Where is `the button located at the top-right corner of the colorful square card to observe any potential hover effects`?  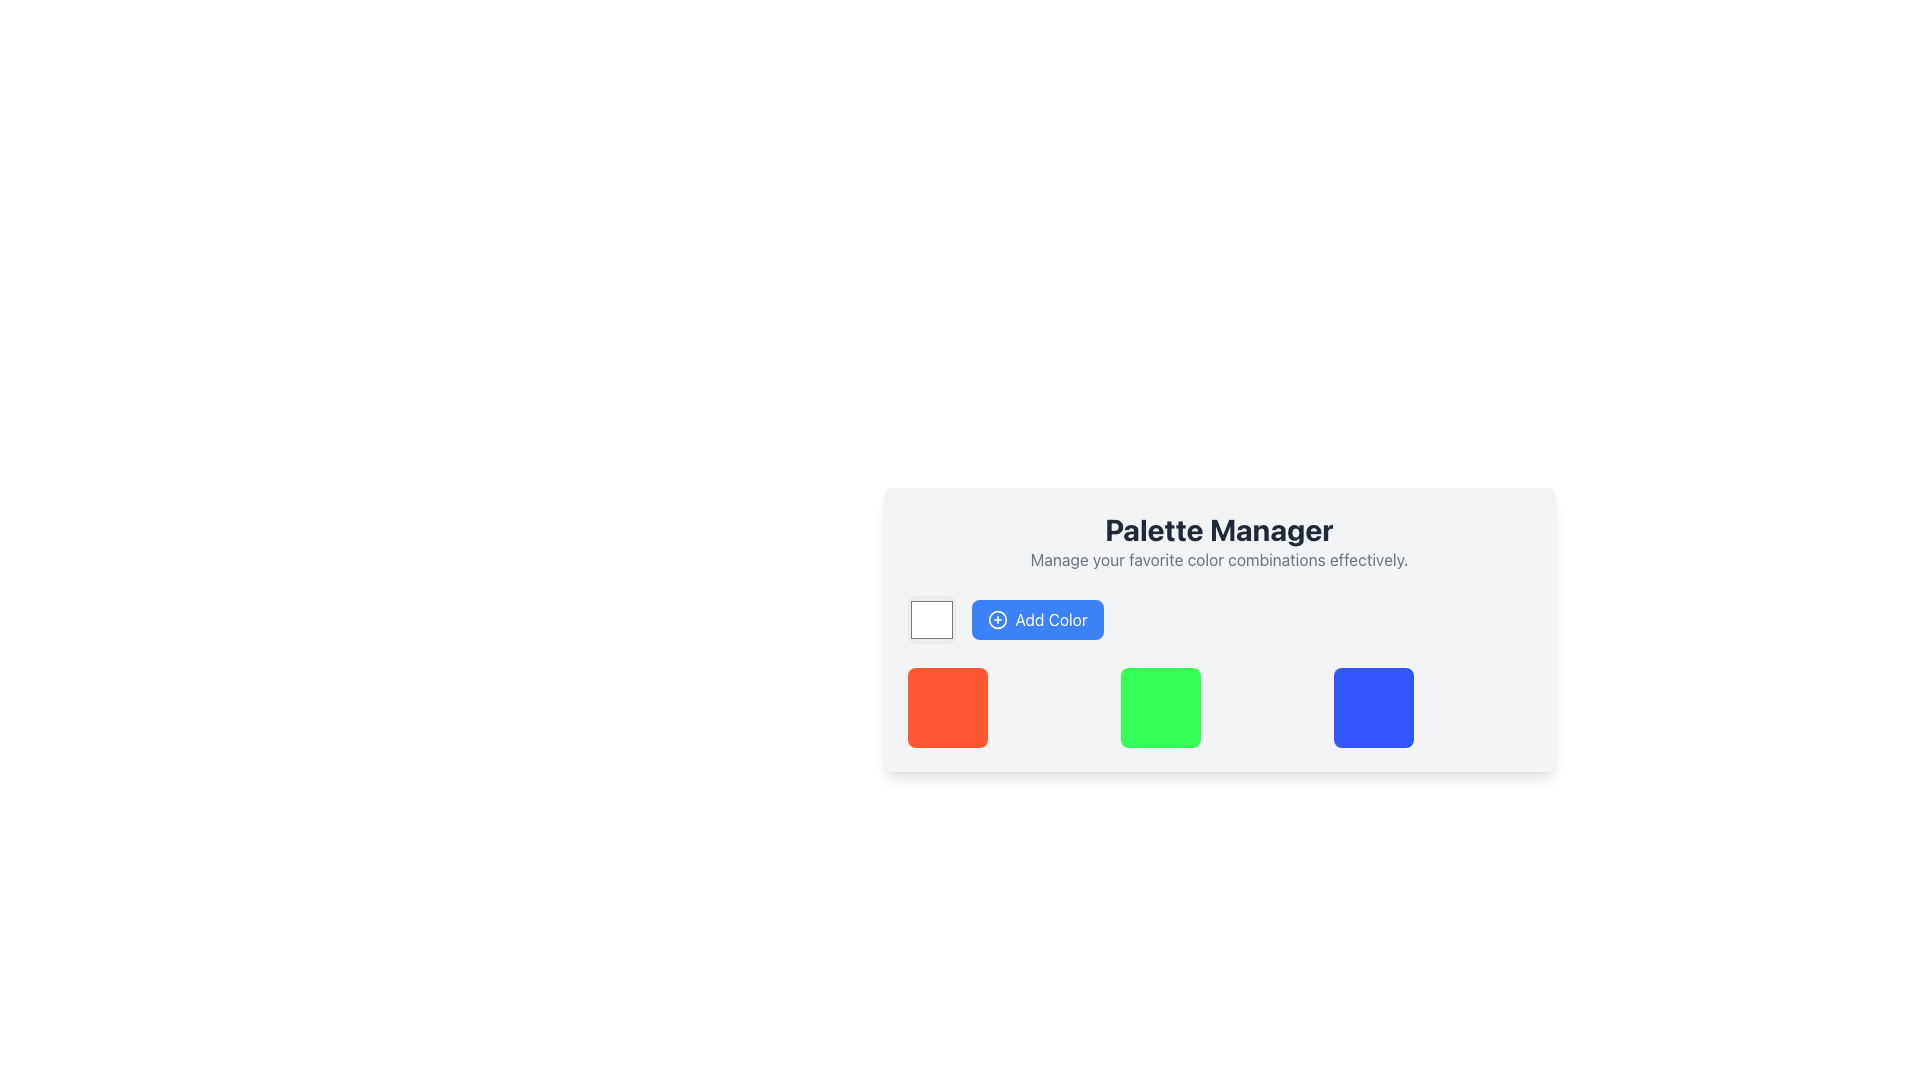 the button located at the top-right corner of the colorful square card to observe any potential hover effects is located at coordinates (1513, 685).